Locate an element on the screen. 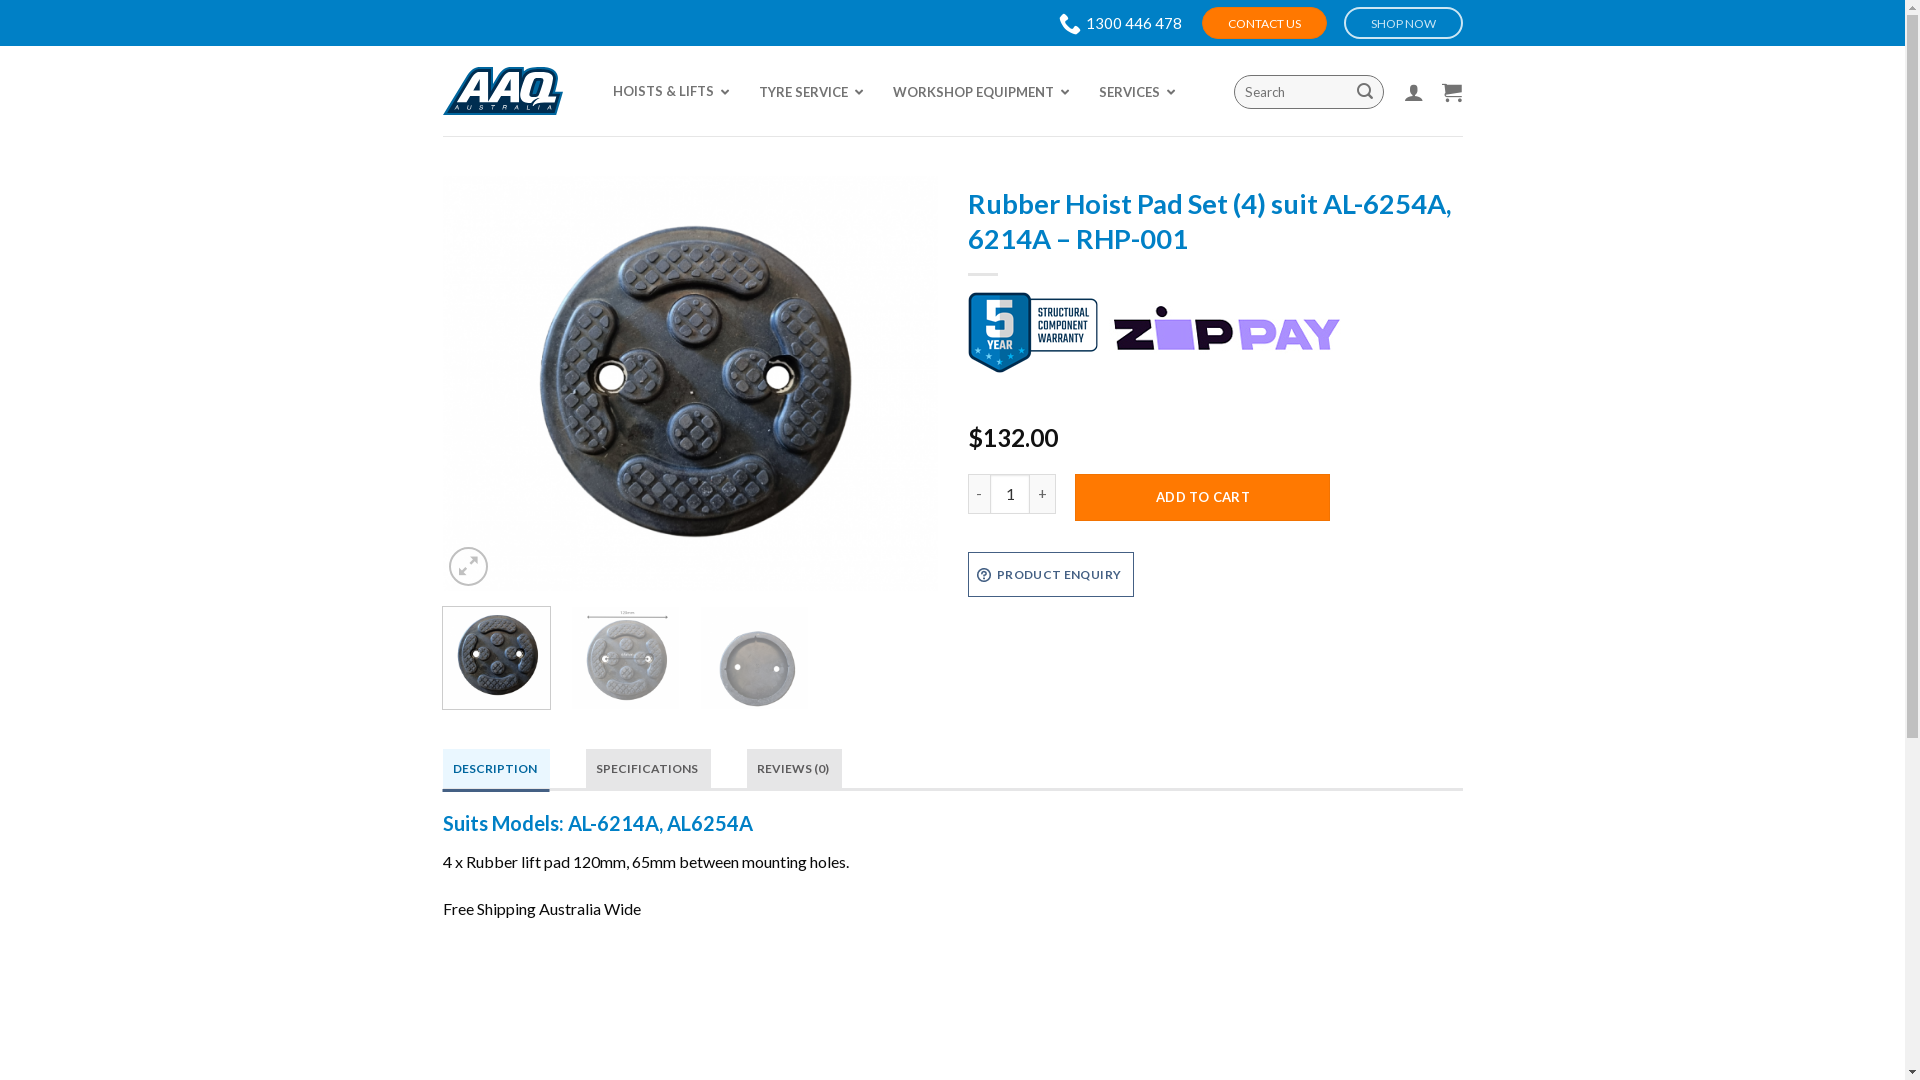 The height and width of the screenshot is (1080, 1920). 'AAQ - Advance Auto Quip' is located at coordinates (502, 91).